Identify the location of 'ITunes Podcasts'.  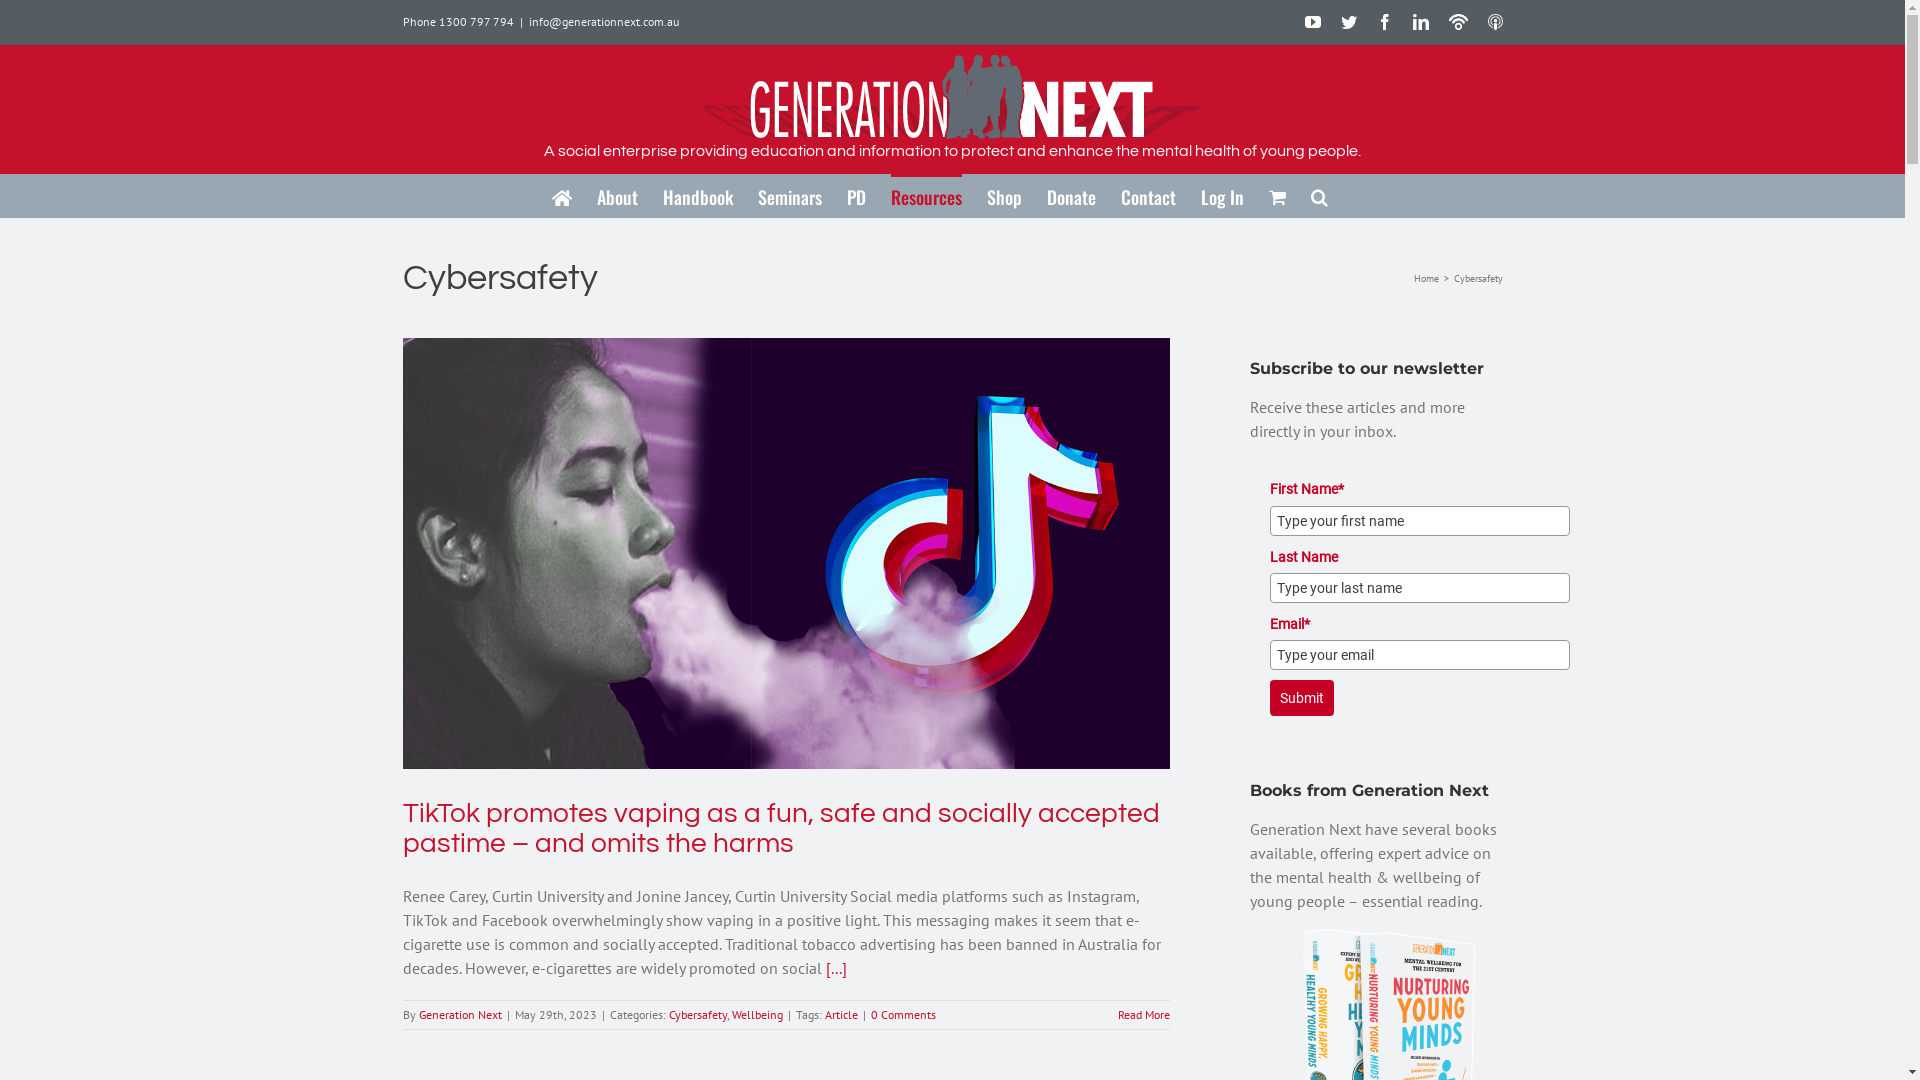
(1495, 22).